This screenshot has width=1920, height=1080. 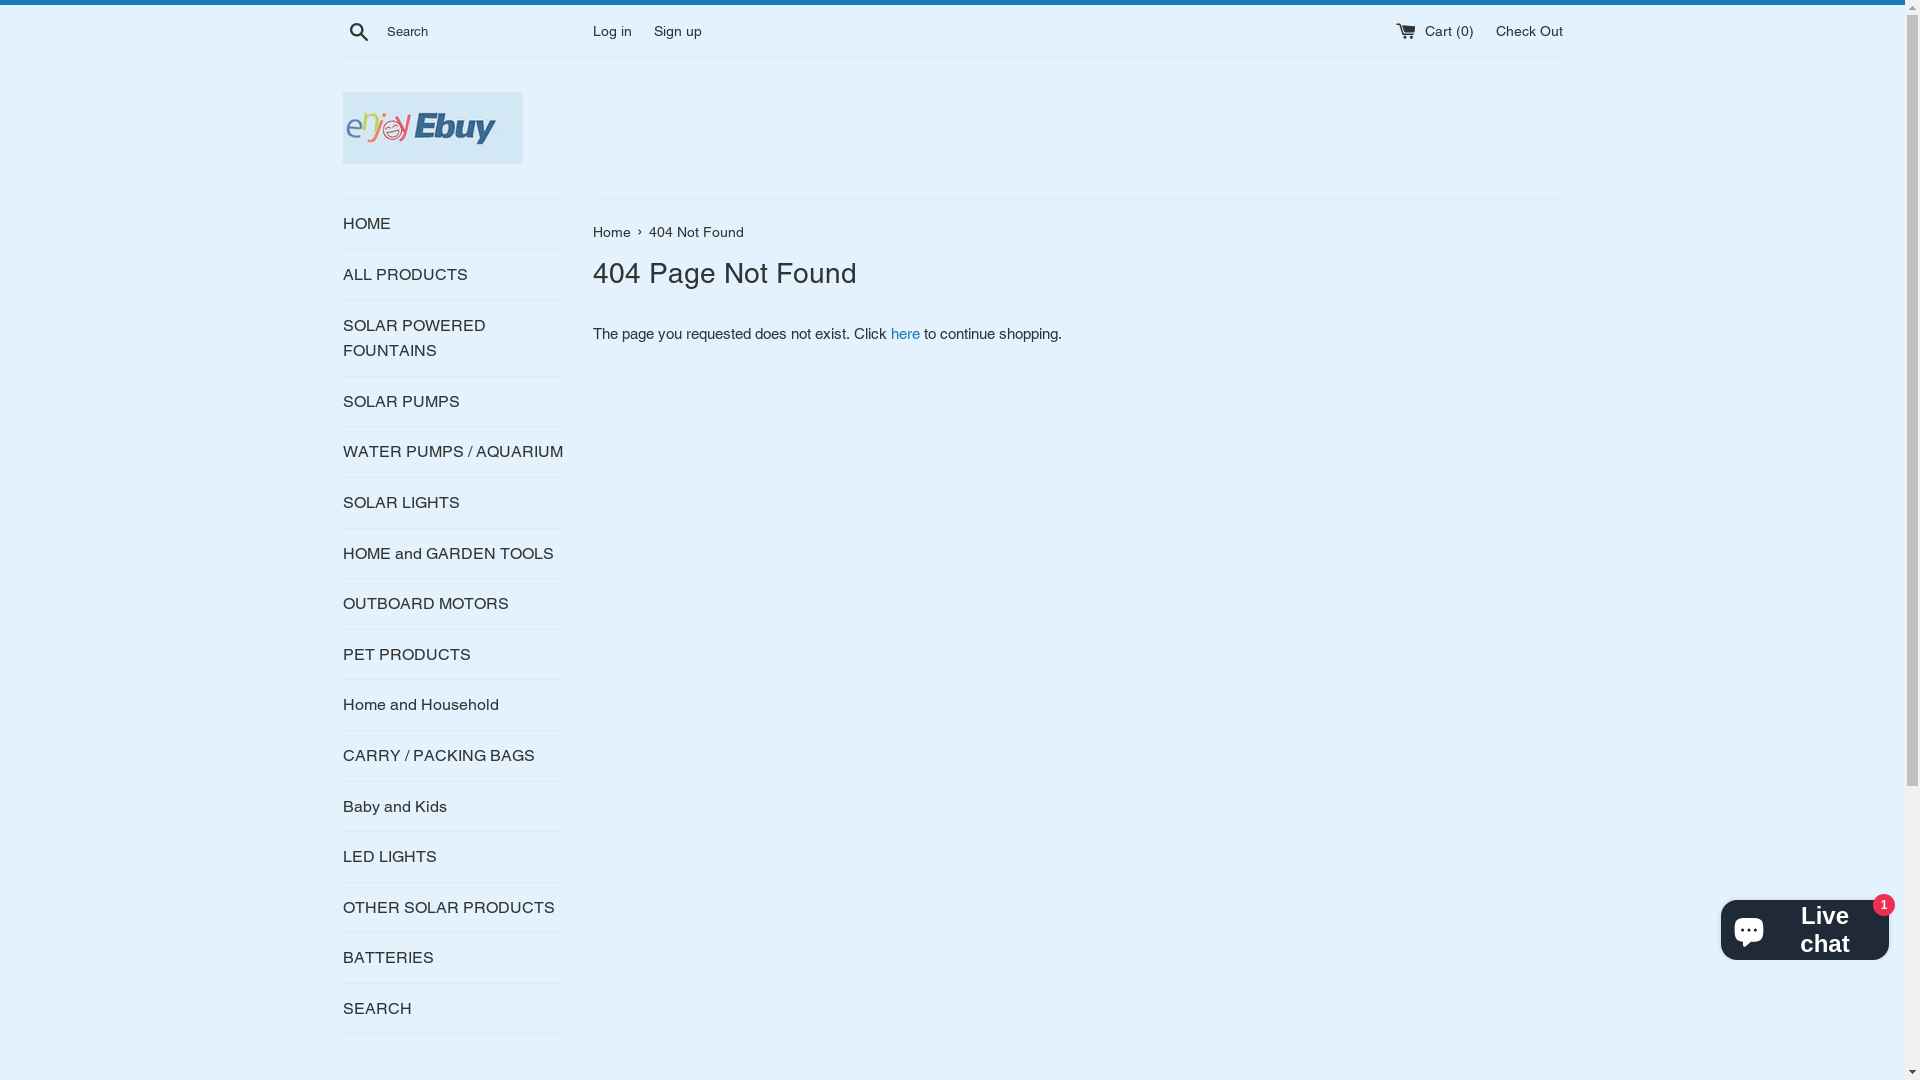 What do you see at coordinates (450, 274) in the screenshot?
I see `'ALL PRODUCTS'` at bounding box center [450, 274].